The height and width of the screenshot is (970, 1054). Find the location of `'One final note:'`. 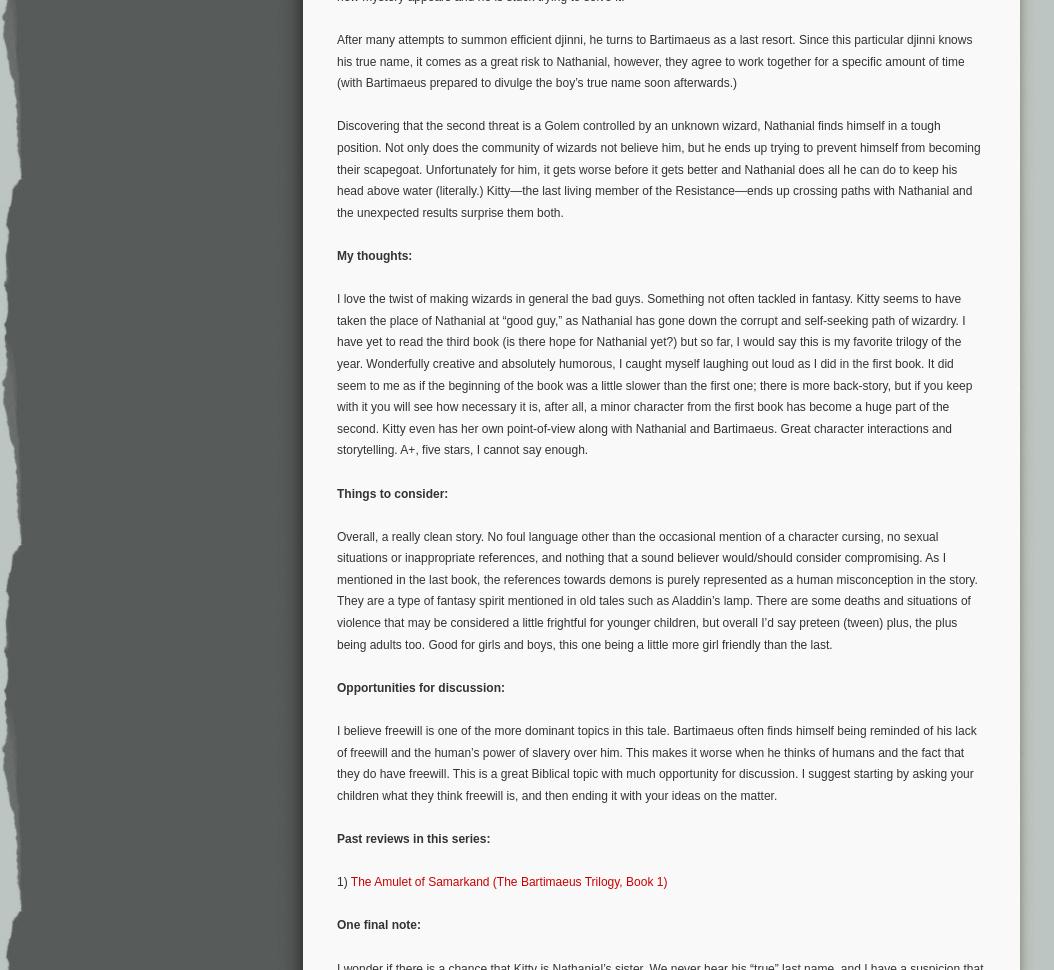

'One final note:' is located at coordinates (378, 923).